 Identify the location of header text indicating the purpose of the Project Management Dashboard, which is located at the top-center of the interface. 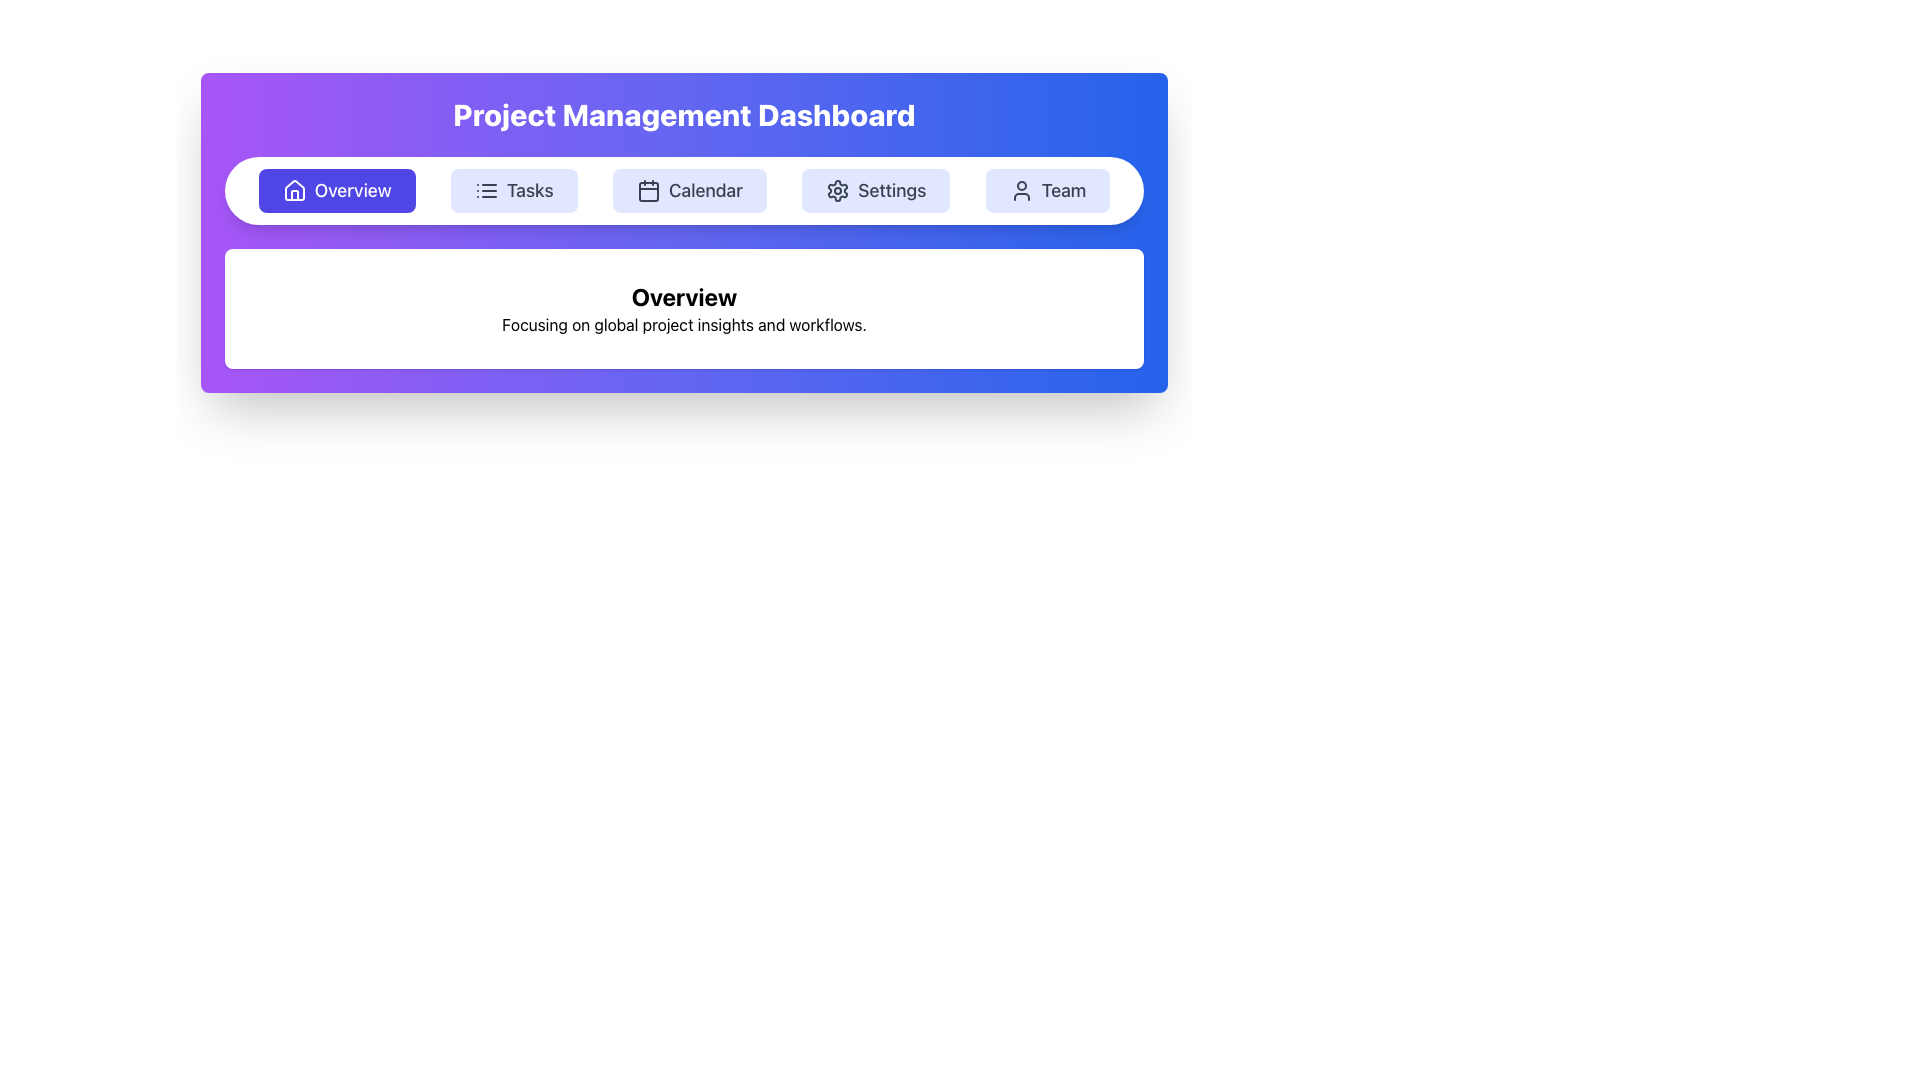
(684, 115).